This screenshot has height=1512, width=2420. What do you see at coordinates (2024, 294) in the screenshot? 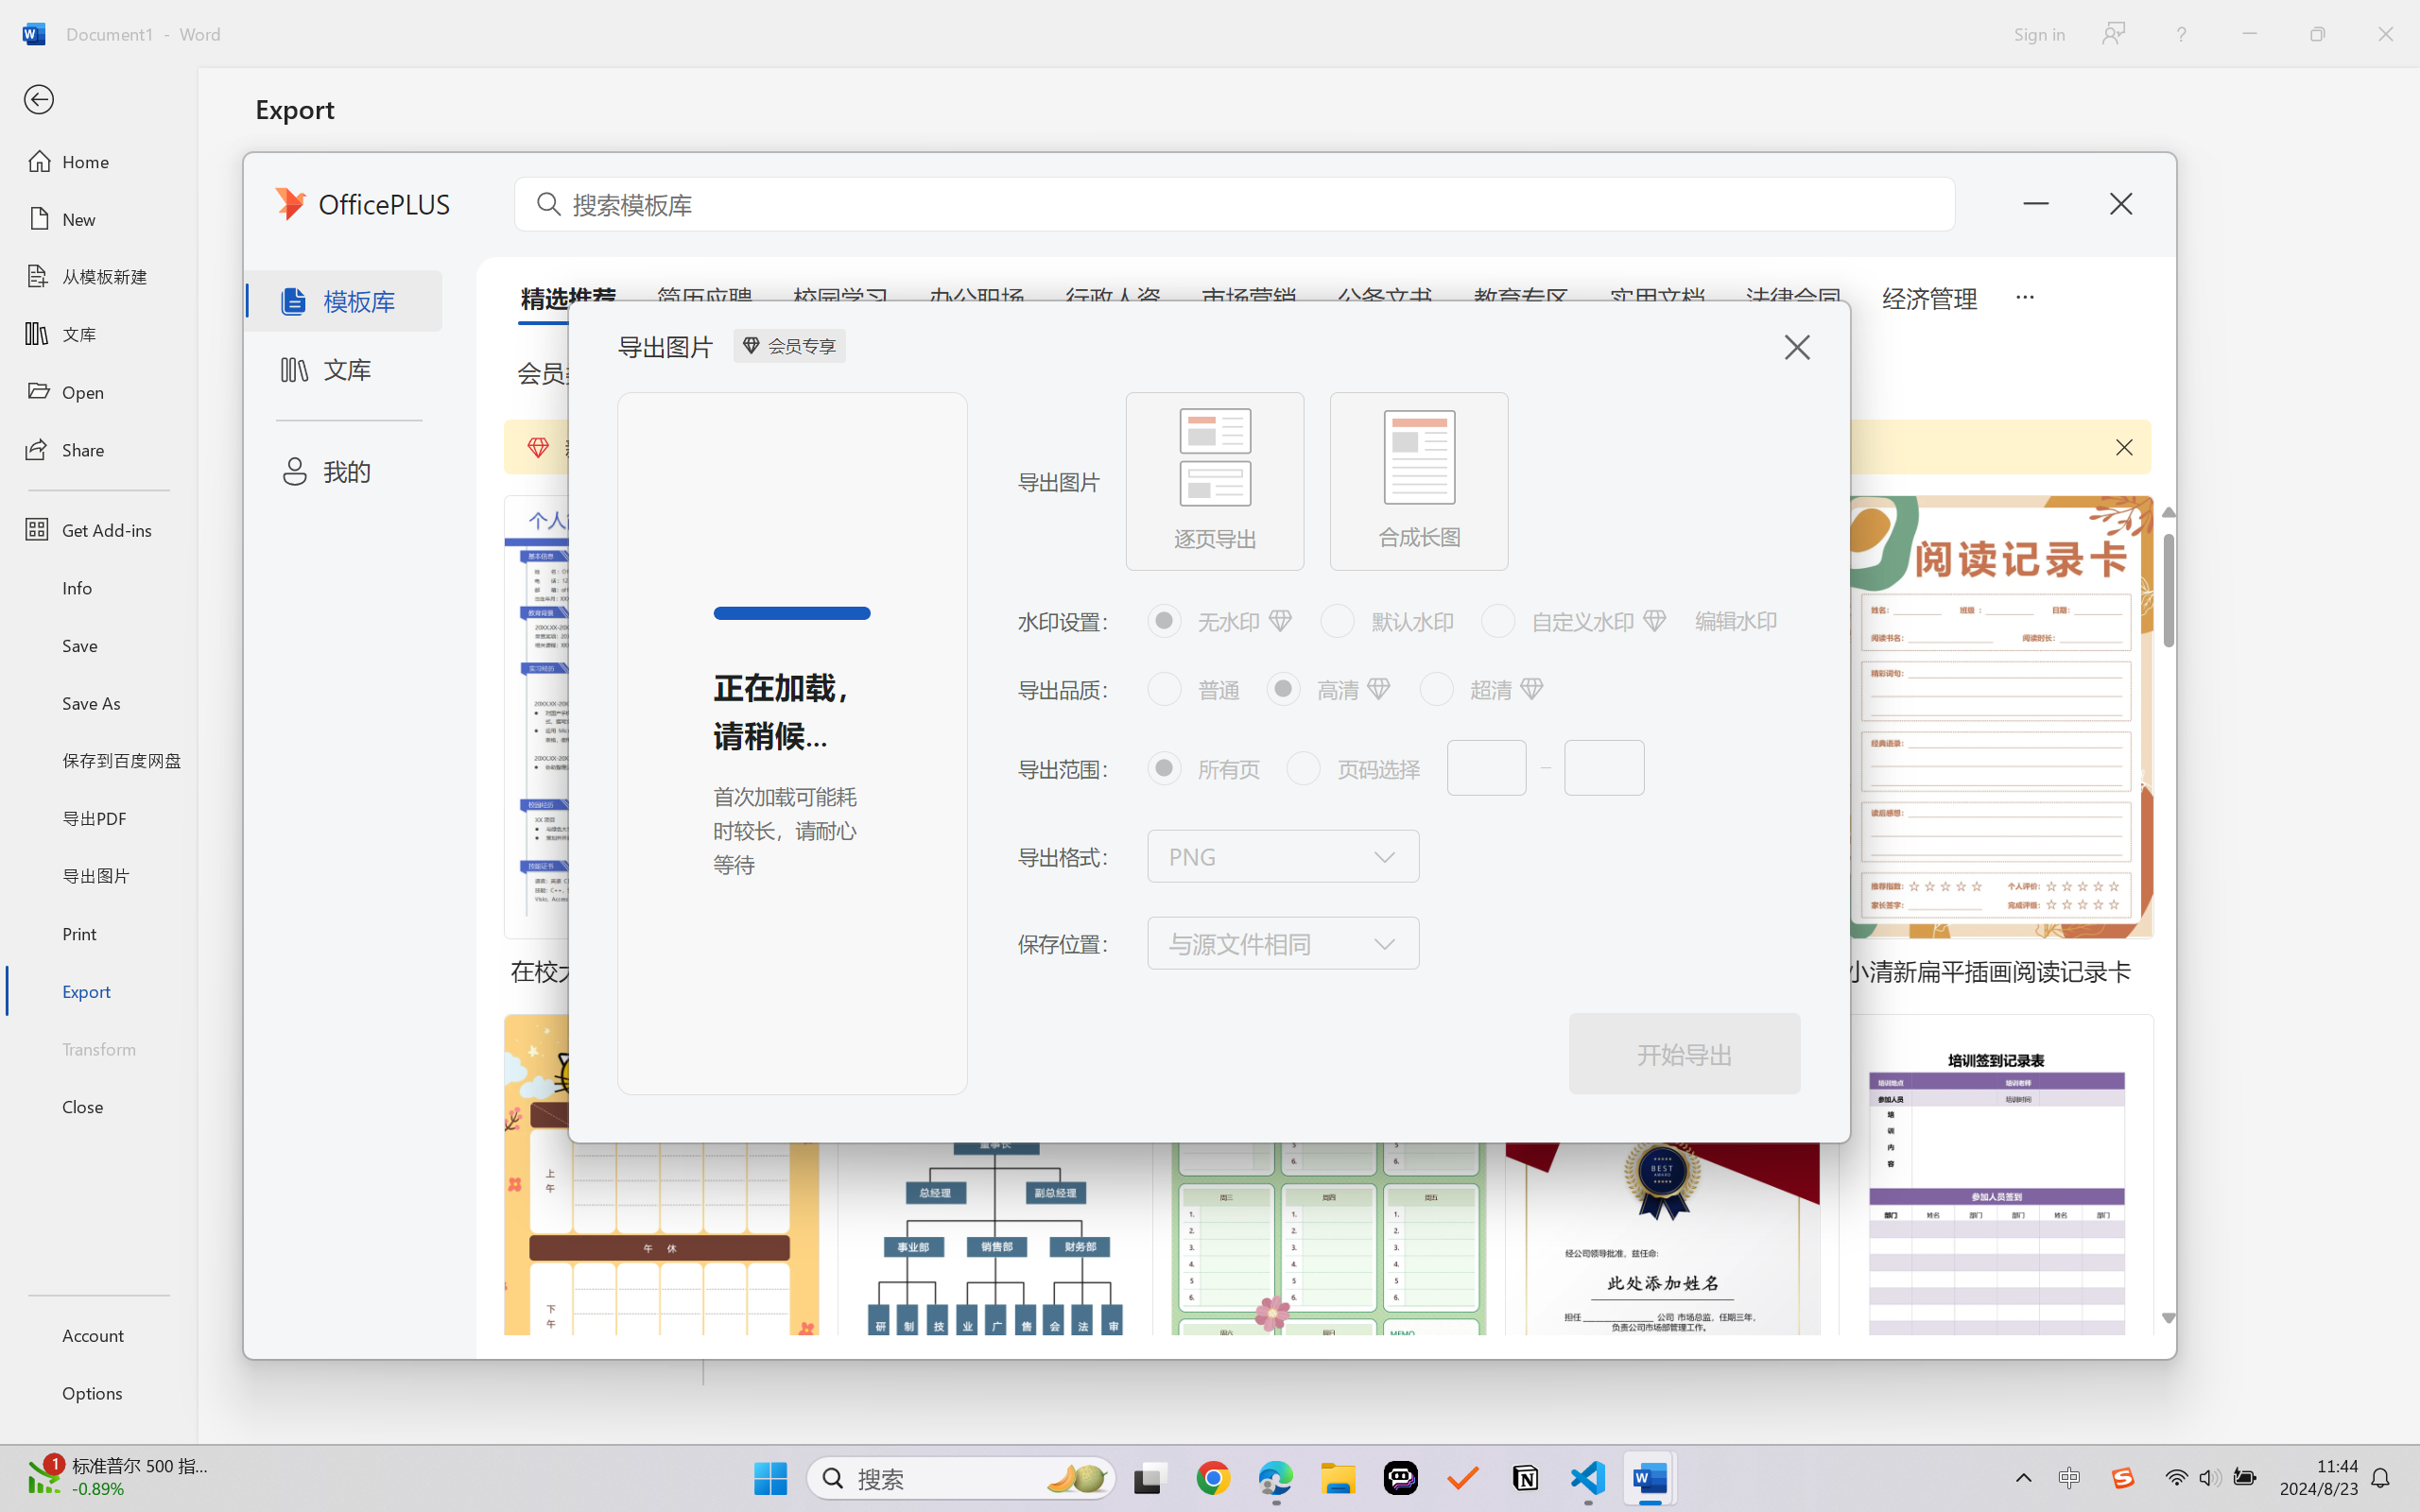
I see `'5 more tabs'` at bounding box center [2024, 294].